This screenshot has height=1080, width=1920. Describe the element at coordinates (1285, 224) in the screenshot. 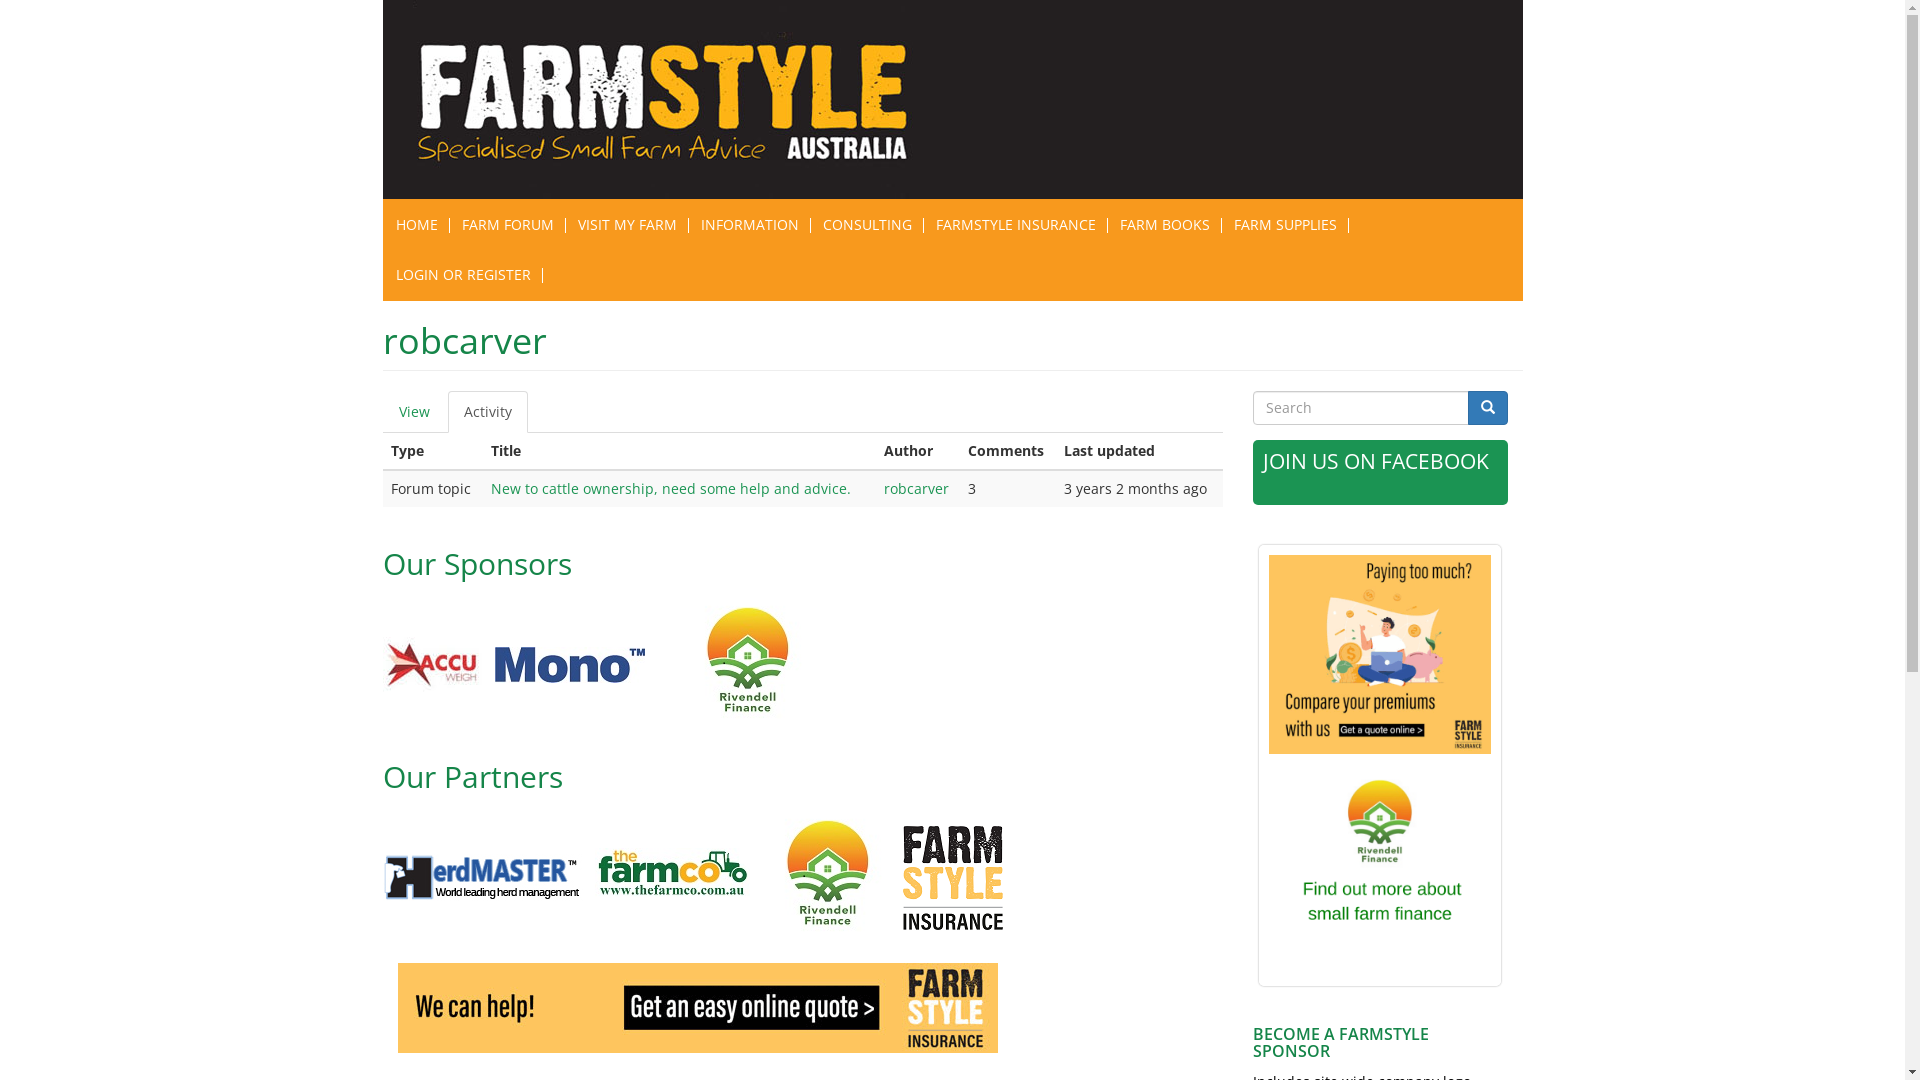

I see `'FARM SUPPLIES'` at that location.